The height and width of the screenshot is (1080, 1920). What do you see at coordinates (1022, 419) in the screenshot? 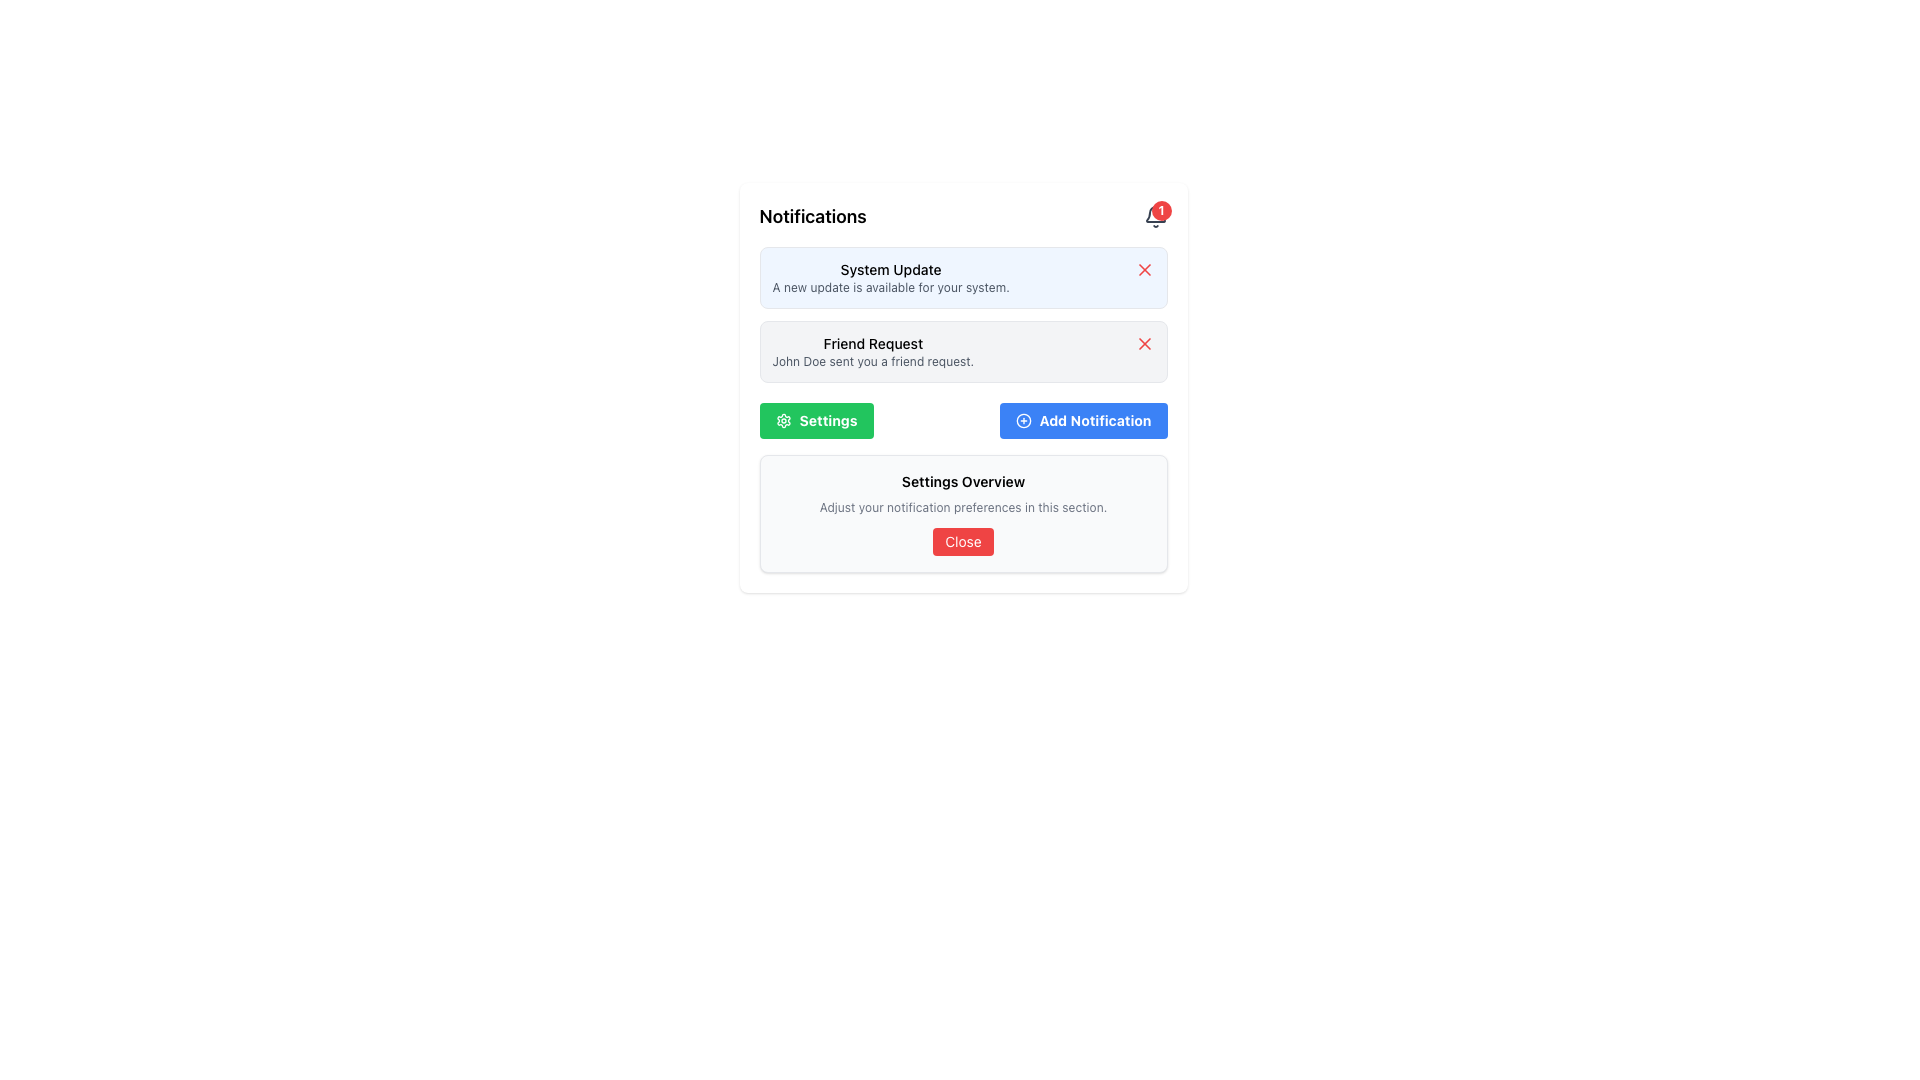
I see `the 'Add Notification' SVG Circle icon located on the right side of the notification interface` at bounding box center [1022, 419].